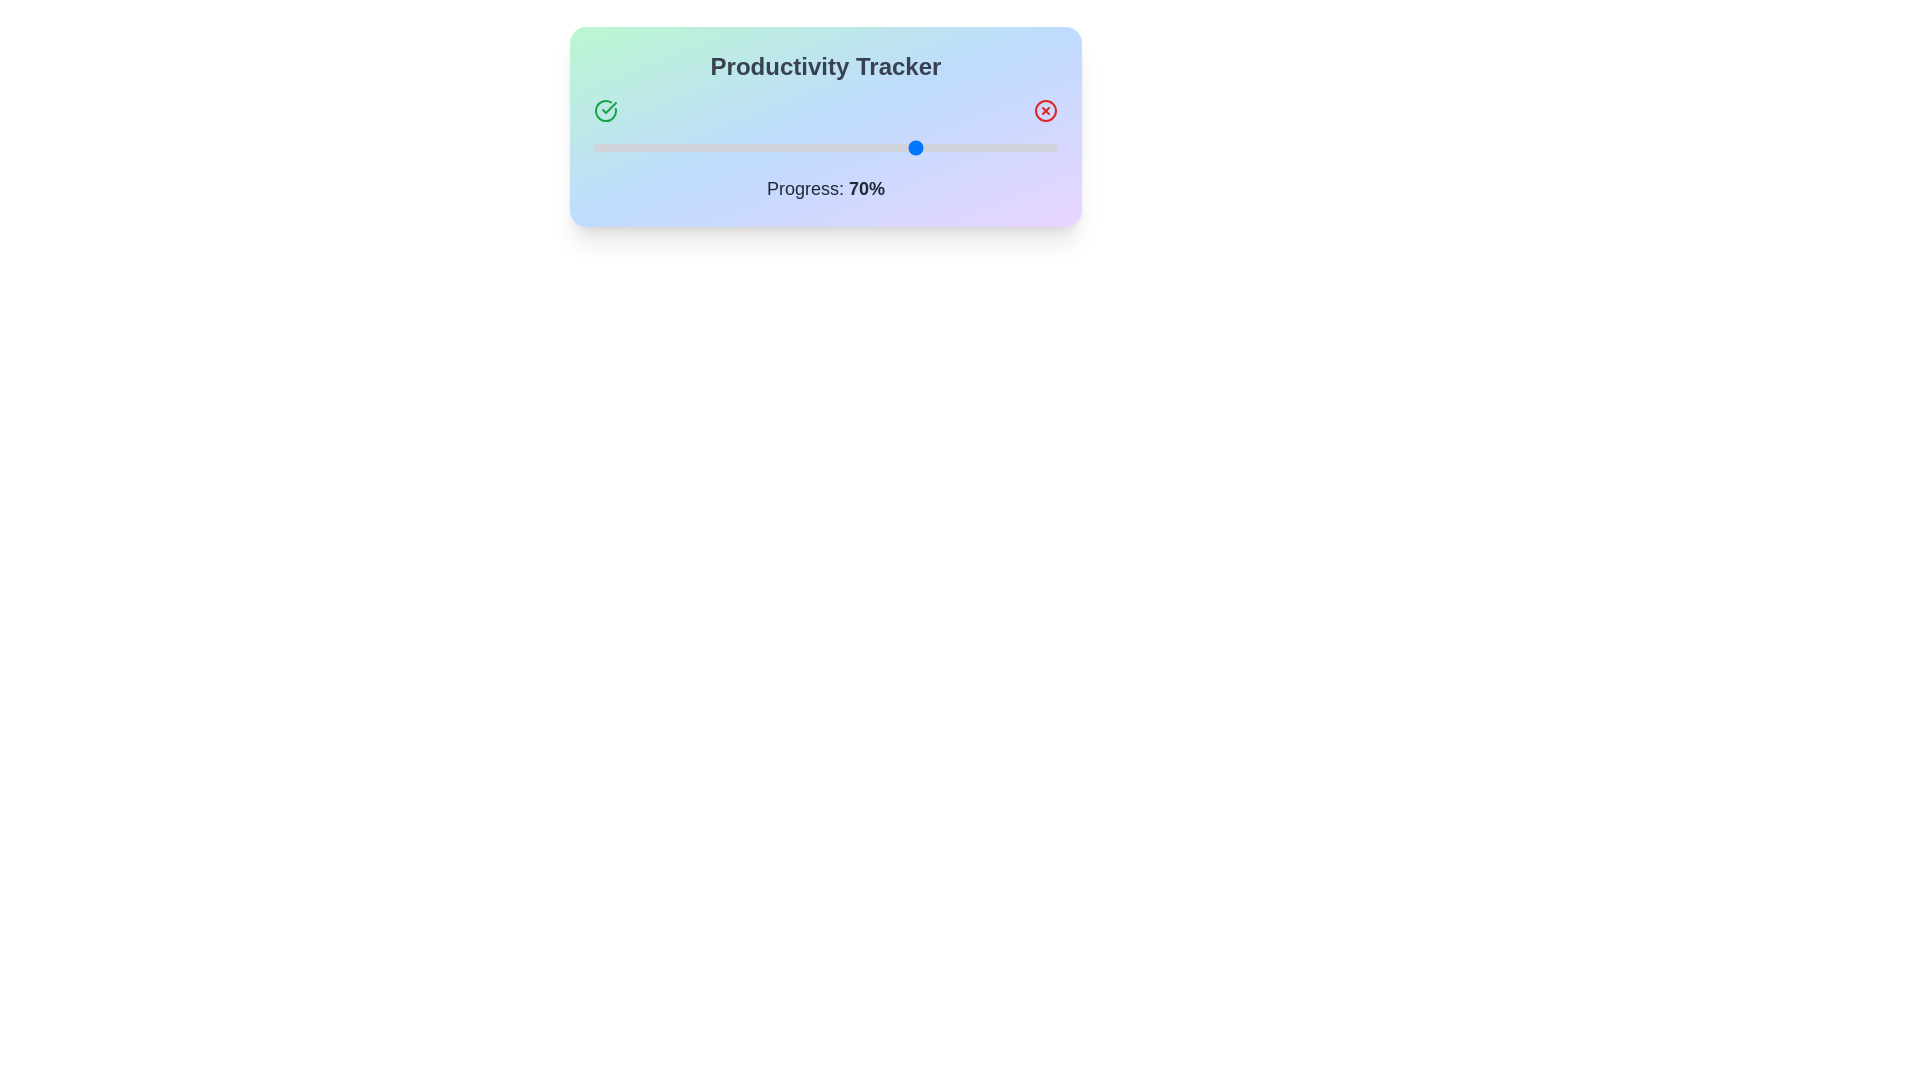 This screenshot has height=1080, width=1920. I want to click on the text element that displays the current progress percentage, specifically the '70%' text located centrally below the progress bar, so click(867, 189).